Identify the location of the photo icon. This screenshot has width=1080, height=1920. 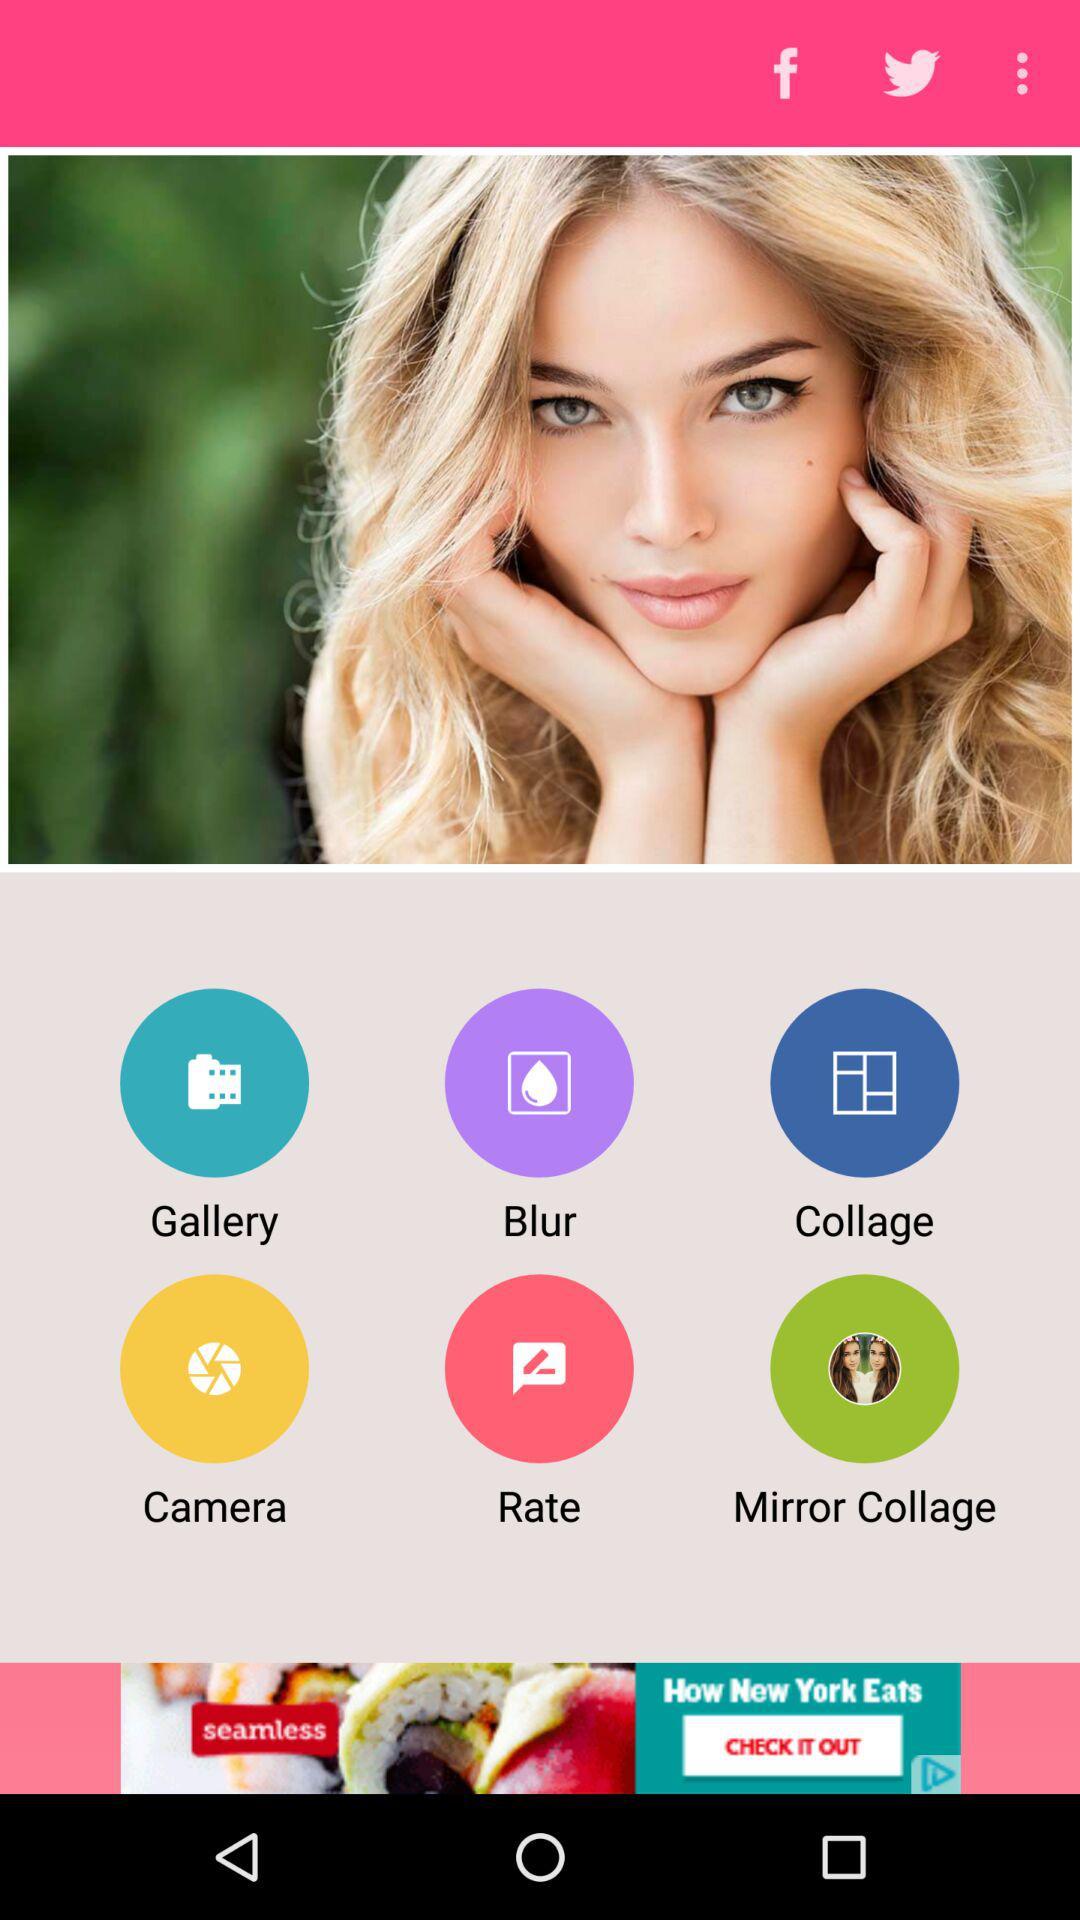
(538, 1082).